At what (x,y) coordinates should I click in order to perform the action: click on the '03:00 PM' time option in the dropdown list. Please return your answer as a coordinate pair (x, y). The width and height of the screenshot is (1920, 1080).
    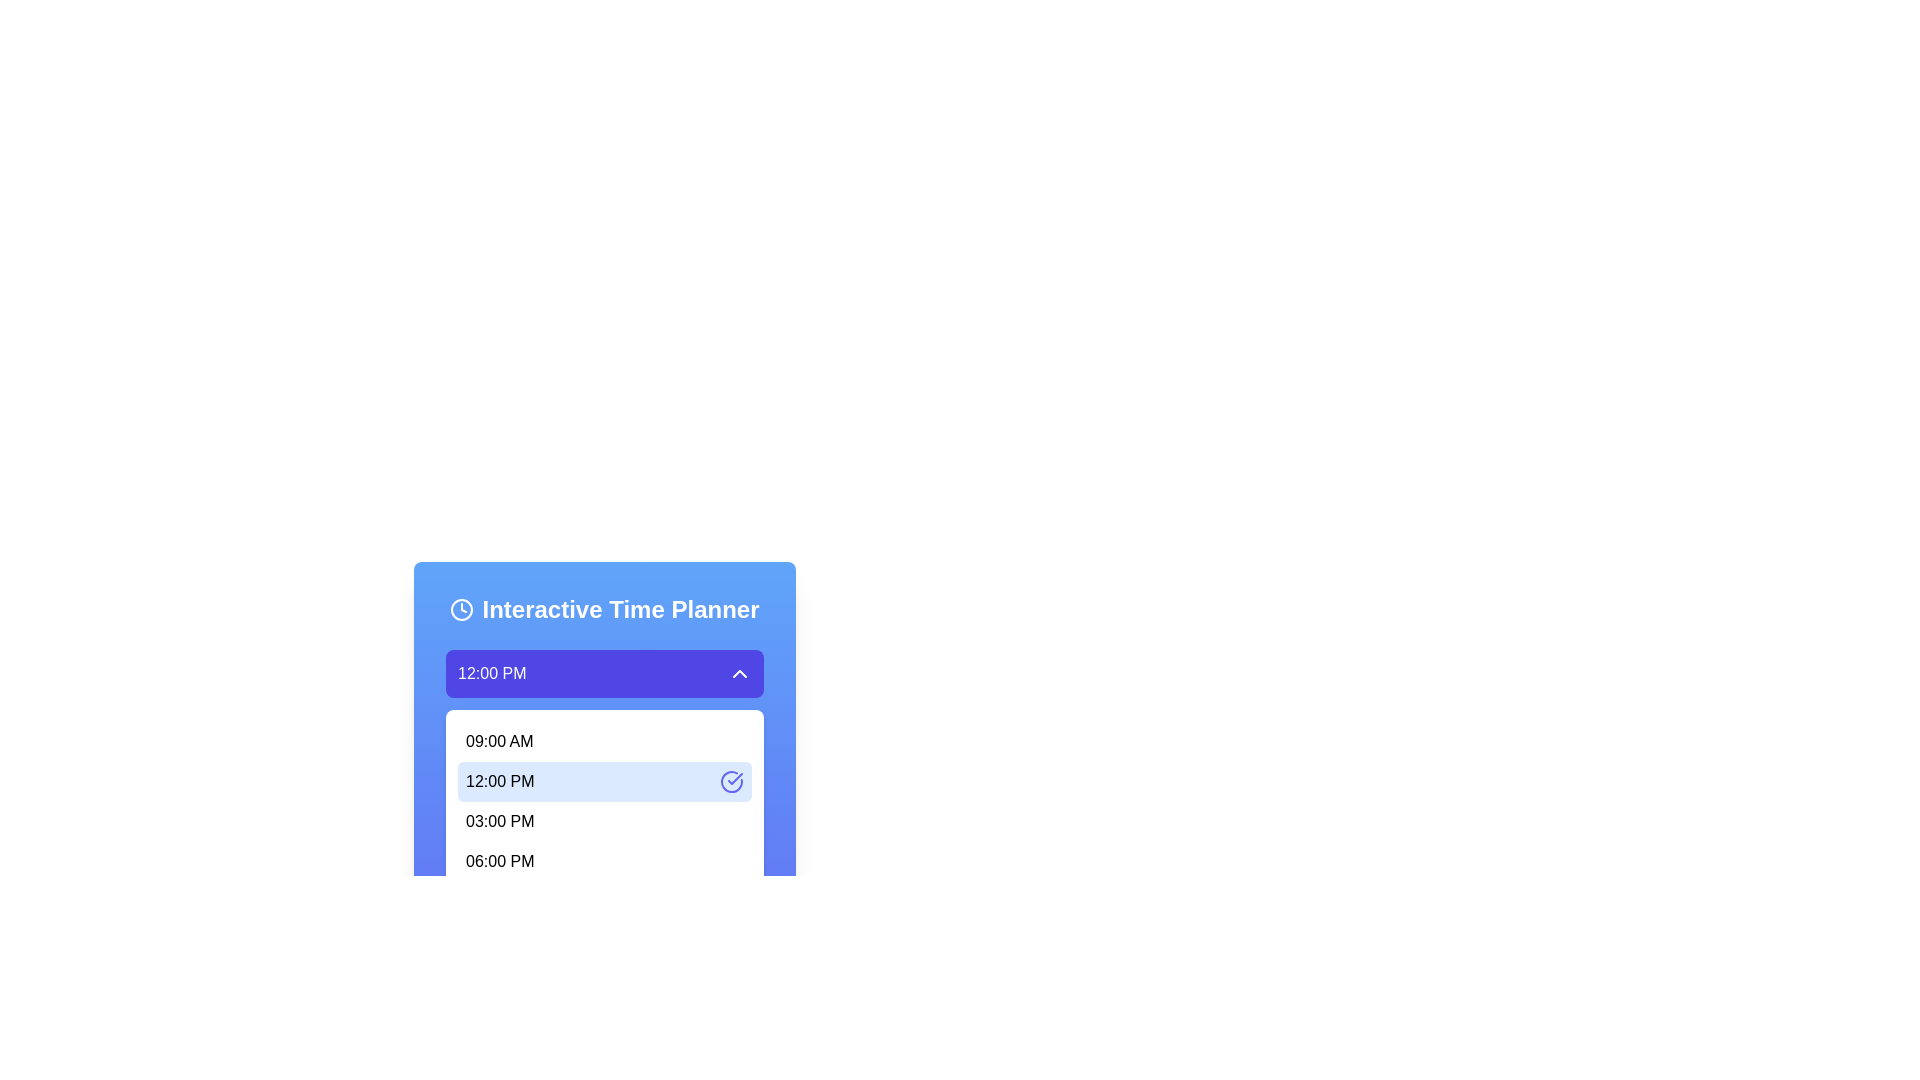
    Looking at the image, I should click on (603, 821).